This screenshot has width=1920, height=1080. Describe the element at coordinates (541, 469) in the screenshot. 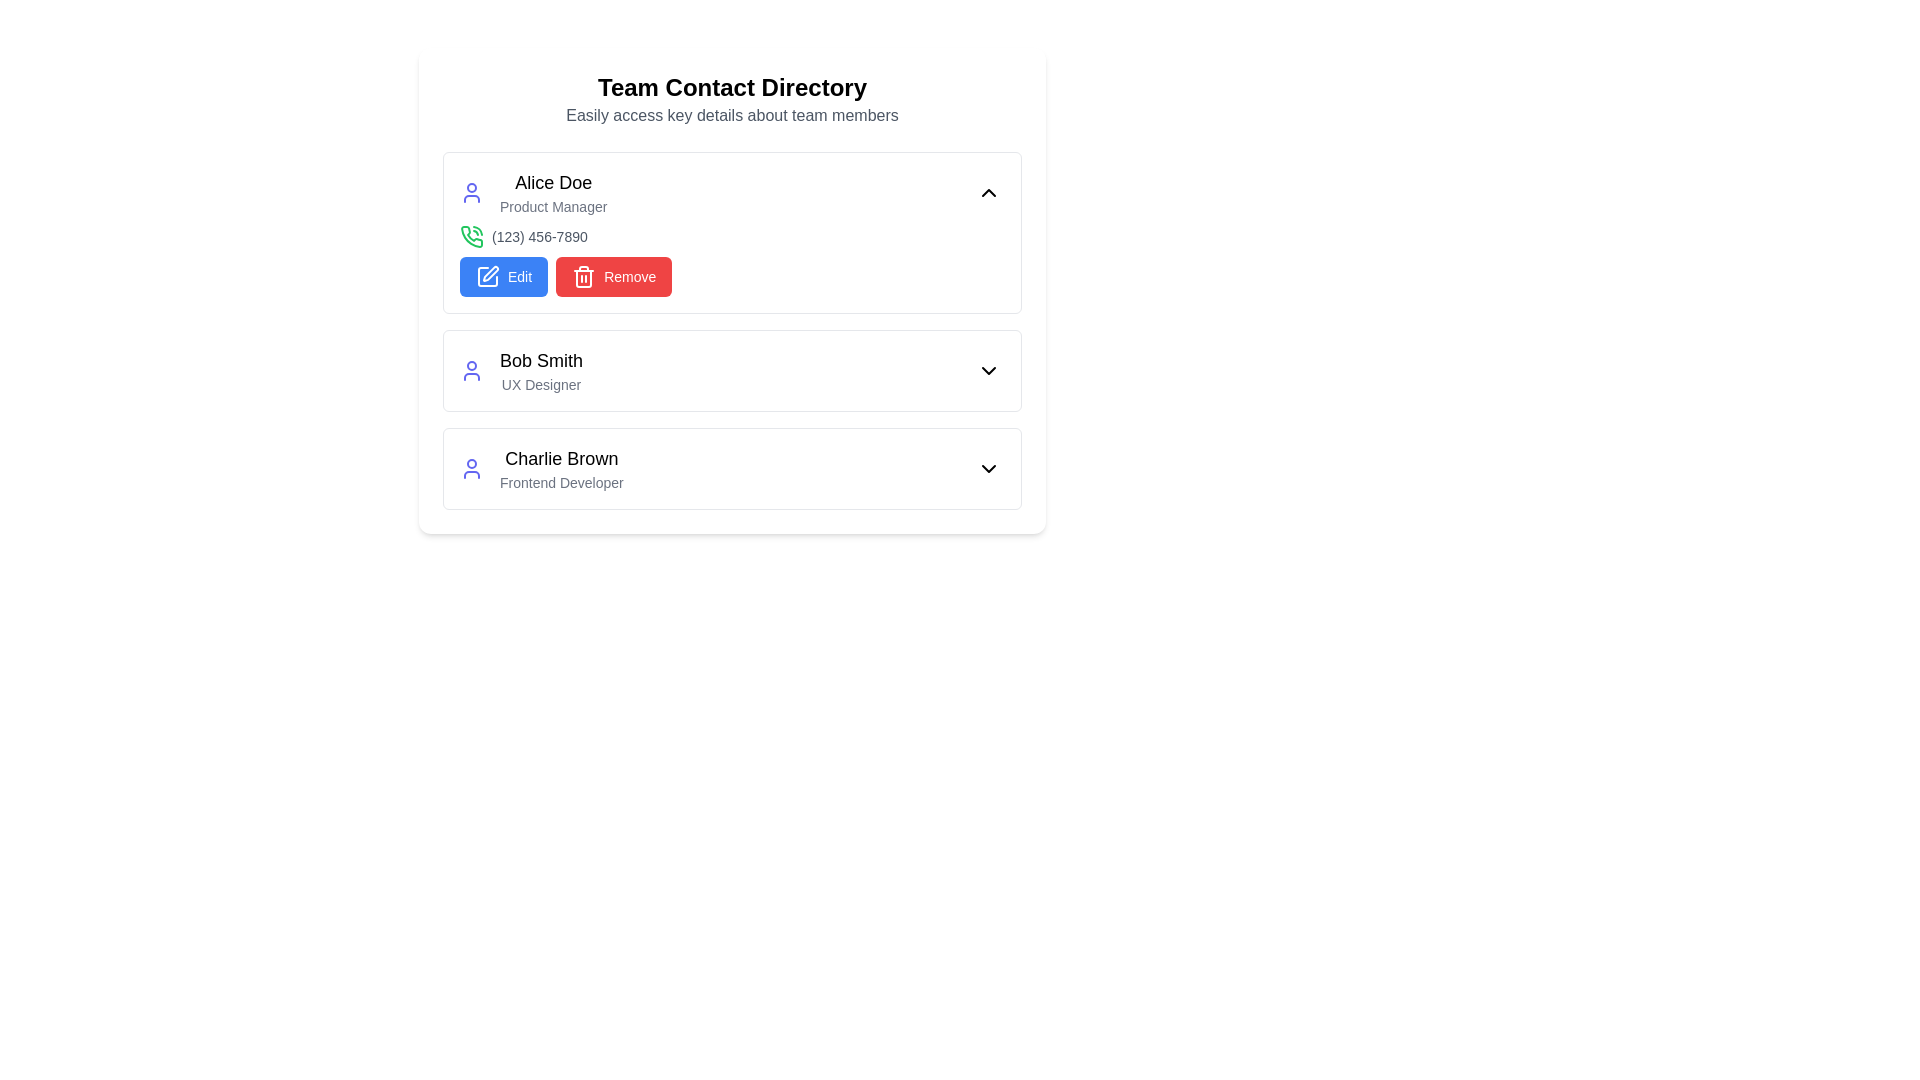

I see `the name of the third contact in the Team Contact Directory` at that location.